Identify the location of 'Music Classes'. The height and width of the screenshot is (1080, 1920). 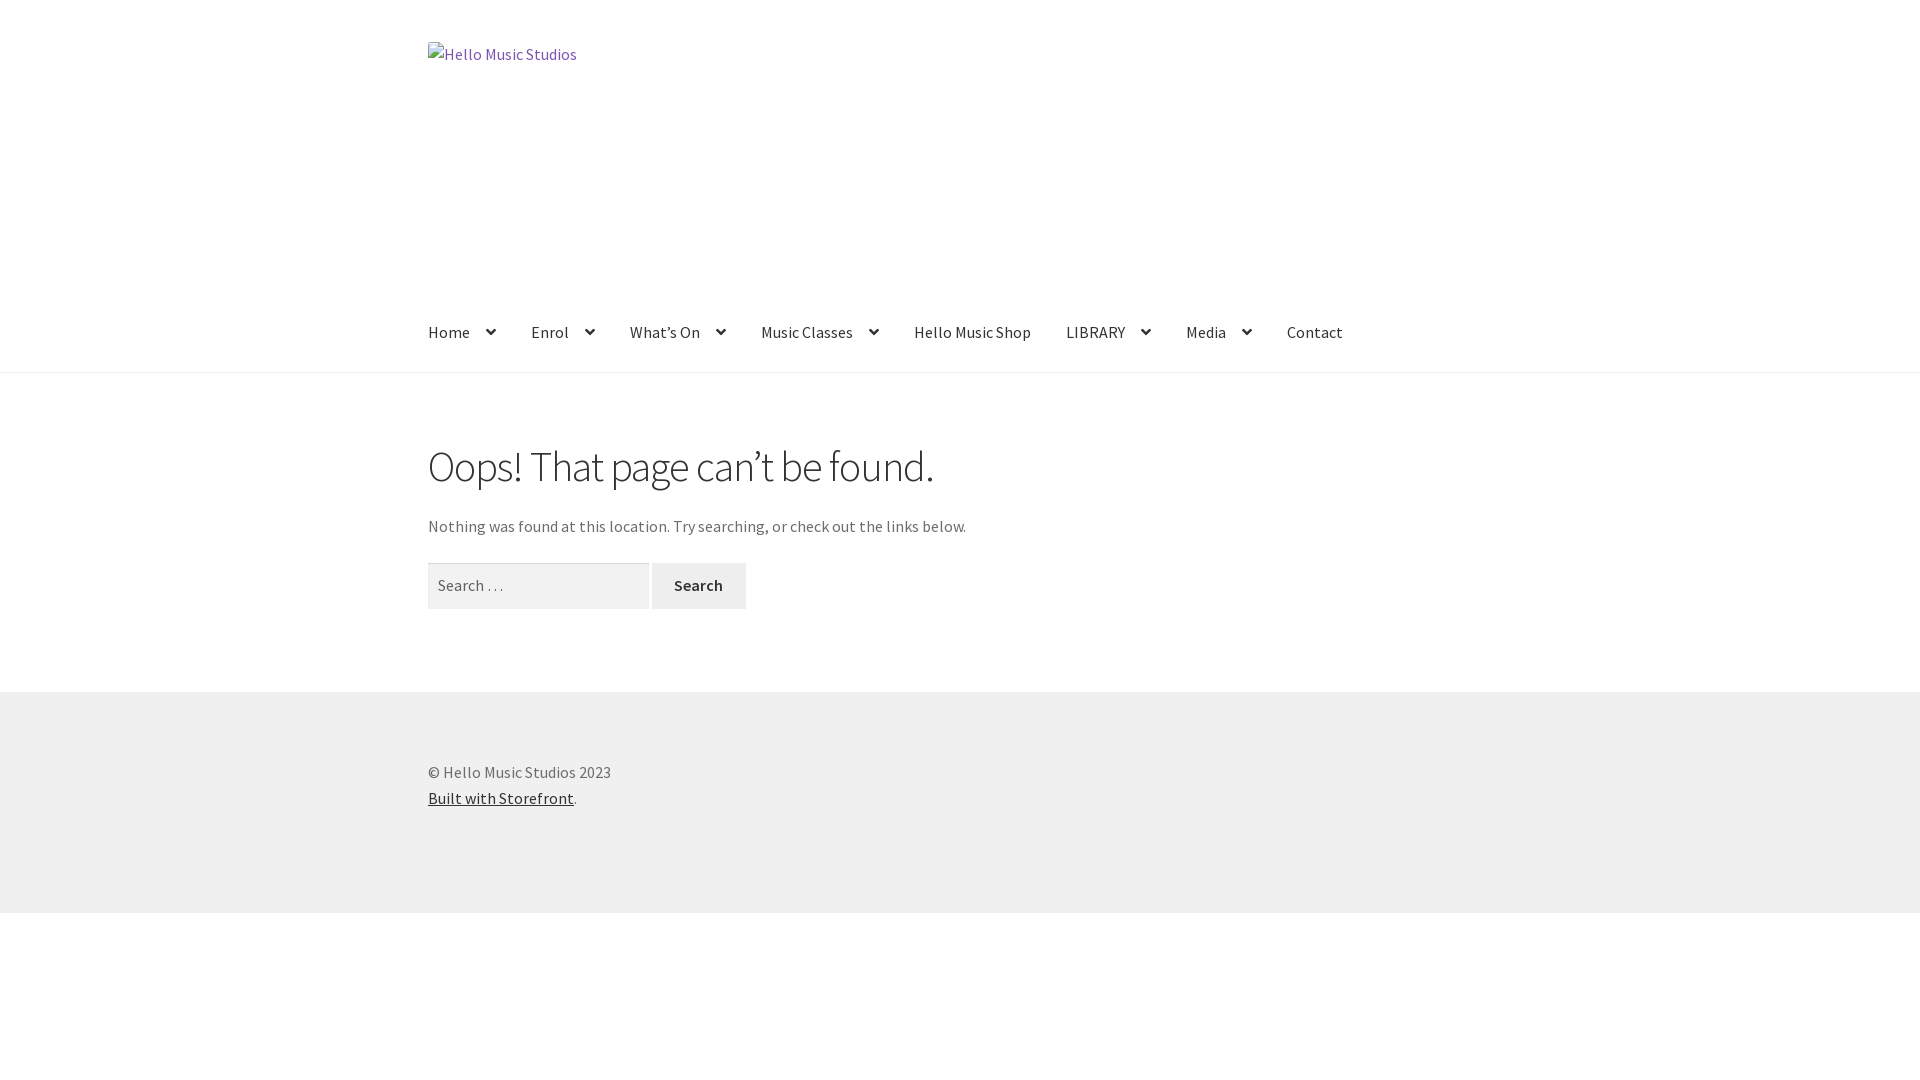
(743, 333).